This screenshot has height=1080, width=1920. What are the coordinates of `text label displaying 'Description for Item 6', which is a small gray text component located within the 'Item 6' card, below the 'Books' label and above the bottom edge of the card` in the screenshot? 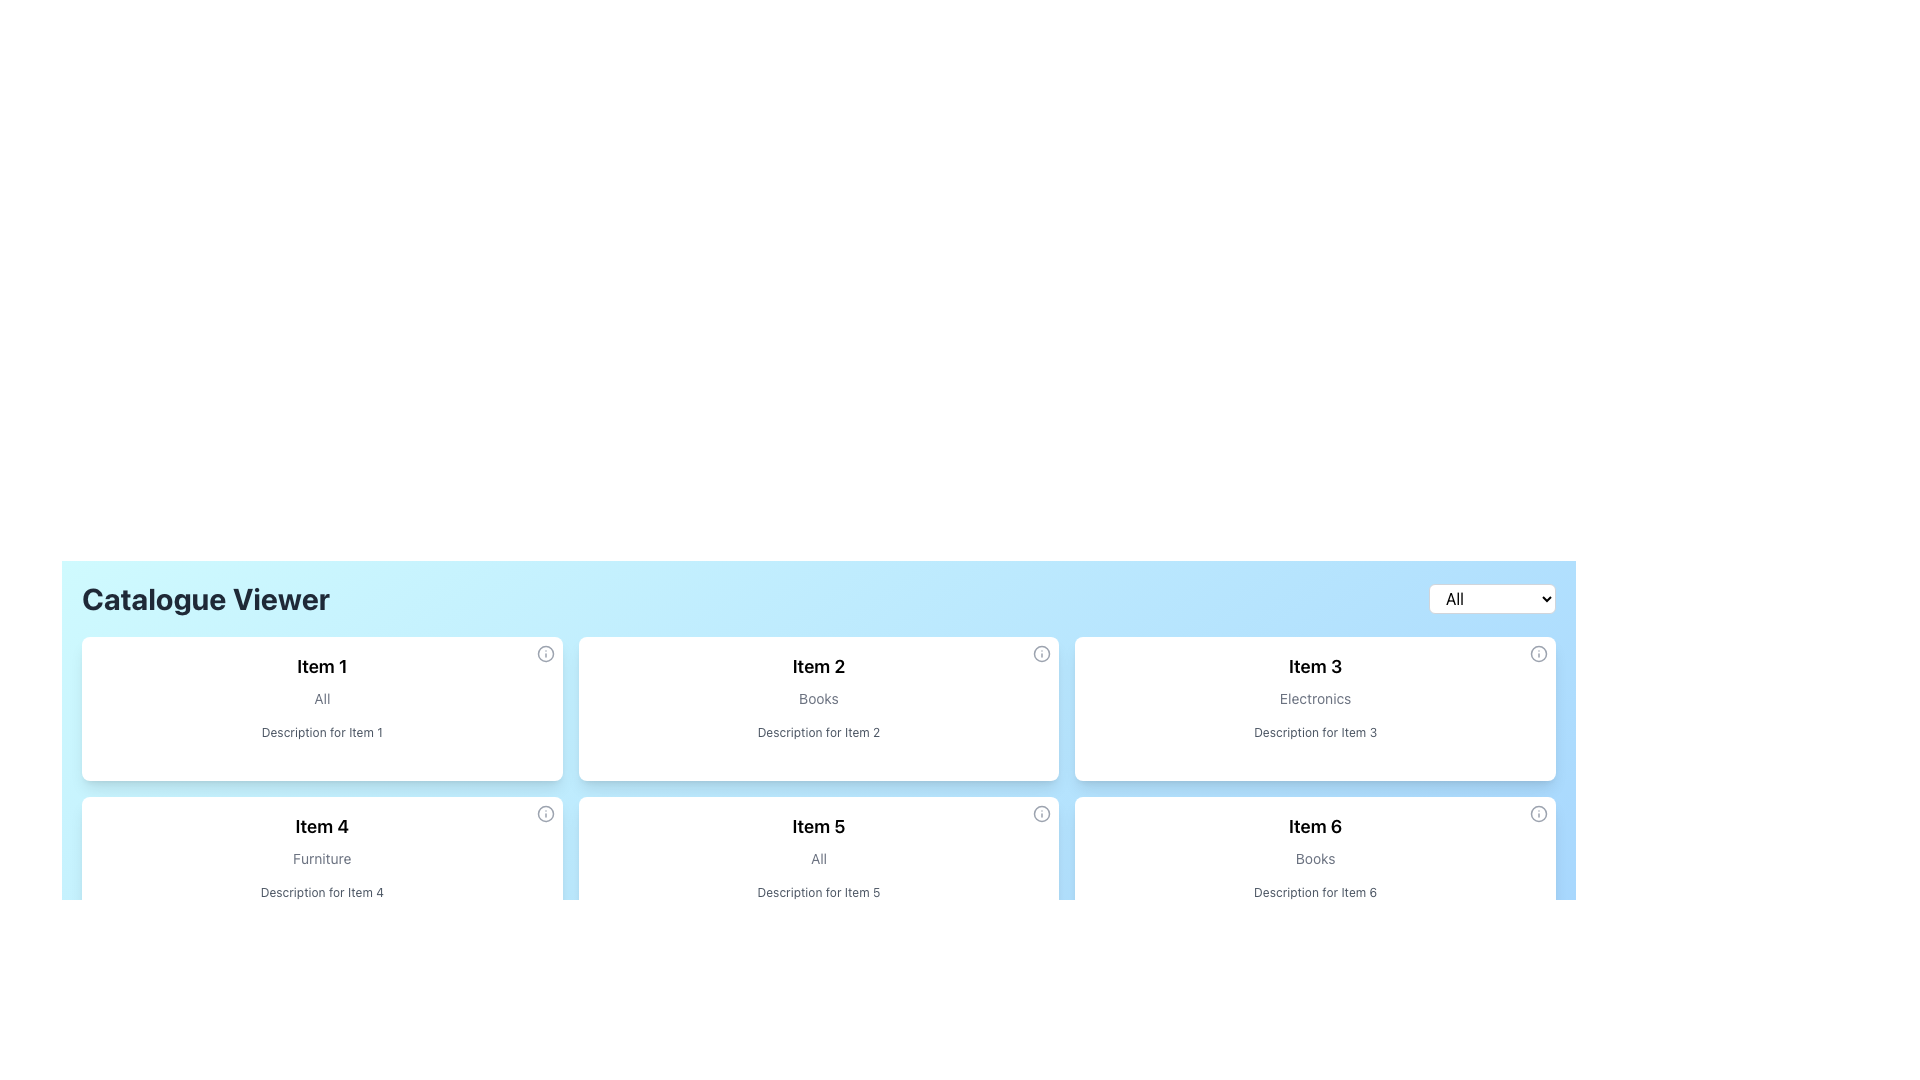 It's located at (1315, 892).